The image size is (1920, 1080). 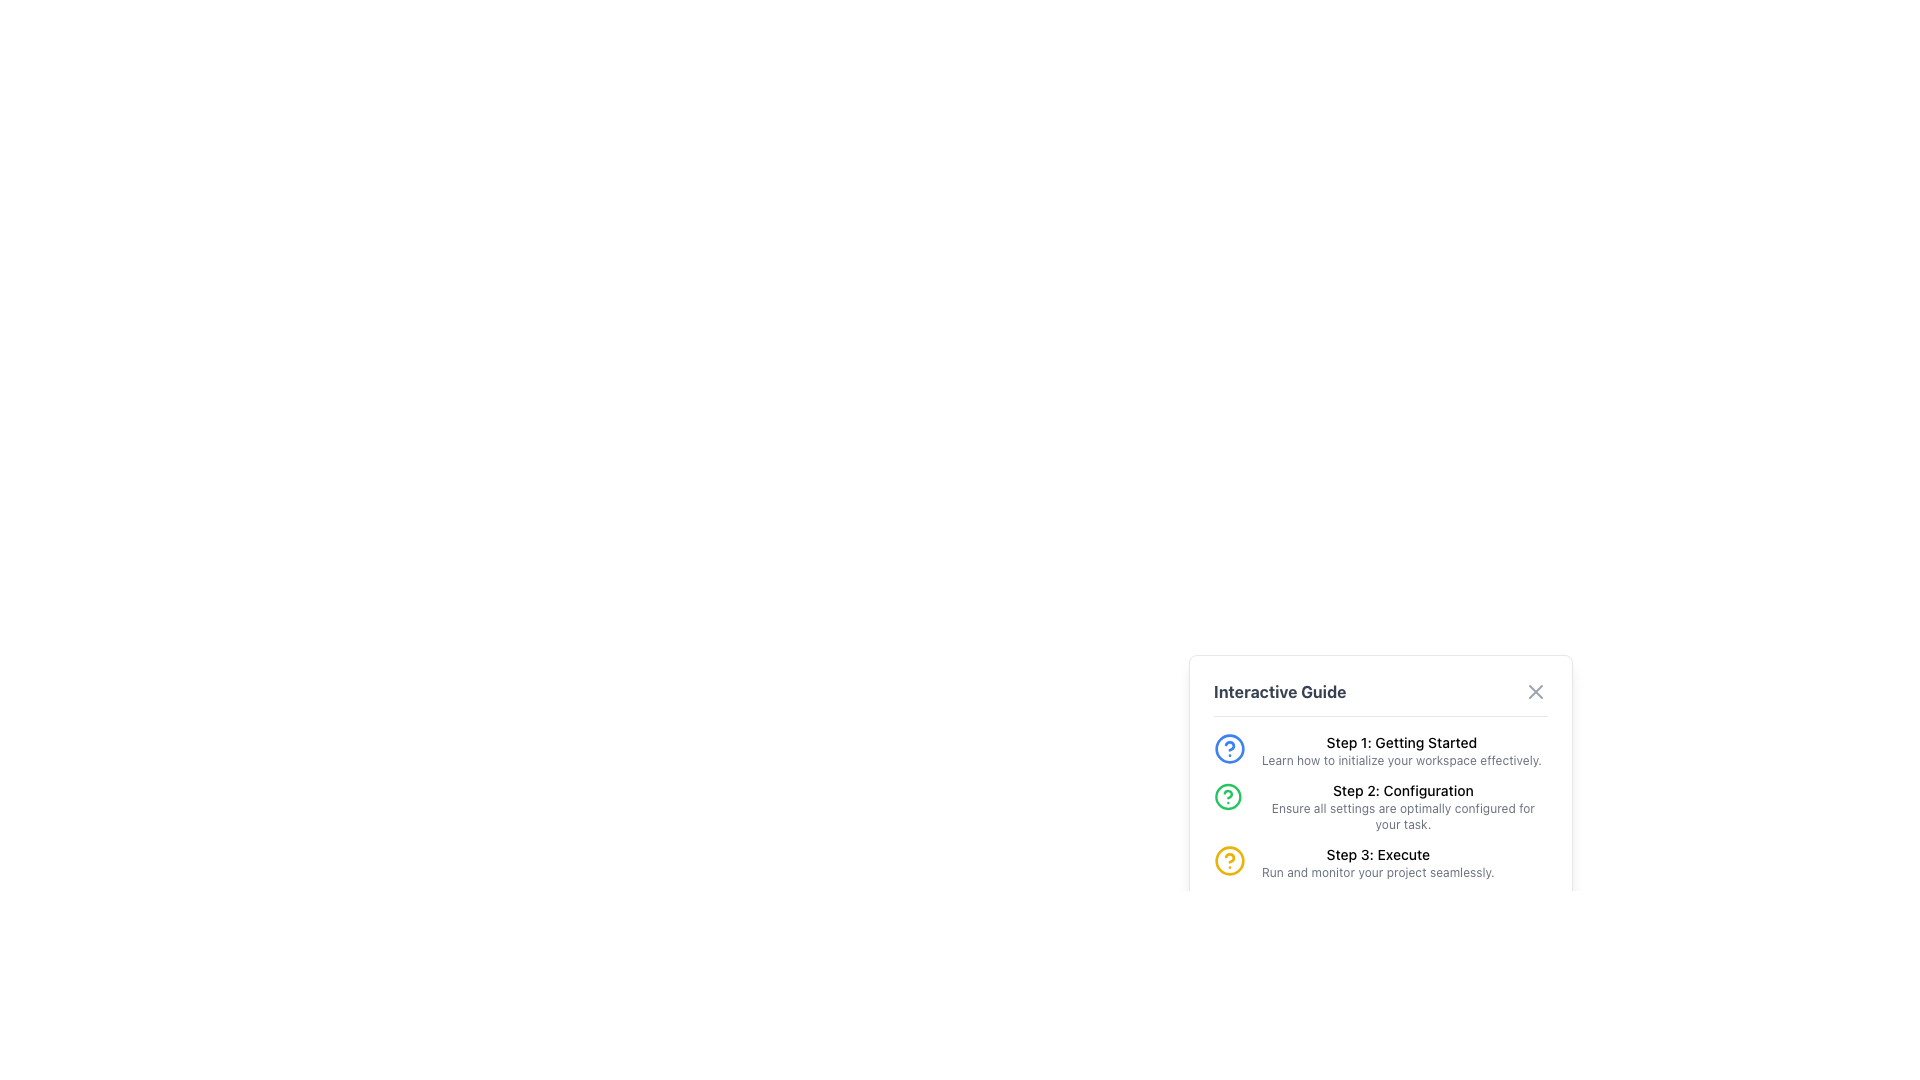 What do you see at coordinates (1400, 751) in the screenshot?
I see `text block element titled 'Step 1: Getting Started' that describes how to initialize your workspace effectively, located in the right-aligned interactive guide panel` at bounding box center [1400, 751].